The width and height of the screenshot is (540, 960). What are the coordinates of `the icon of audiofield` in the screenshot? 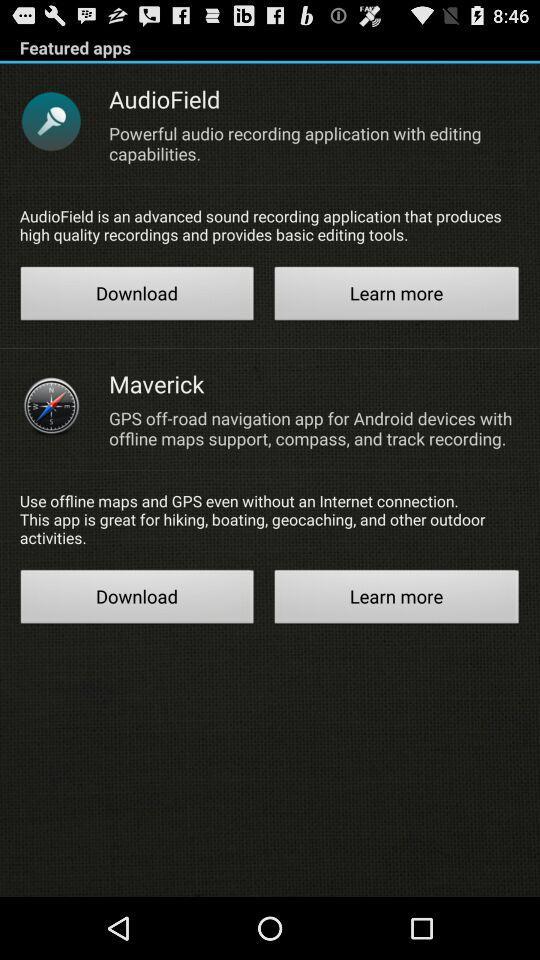 It's located at (51, 120).